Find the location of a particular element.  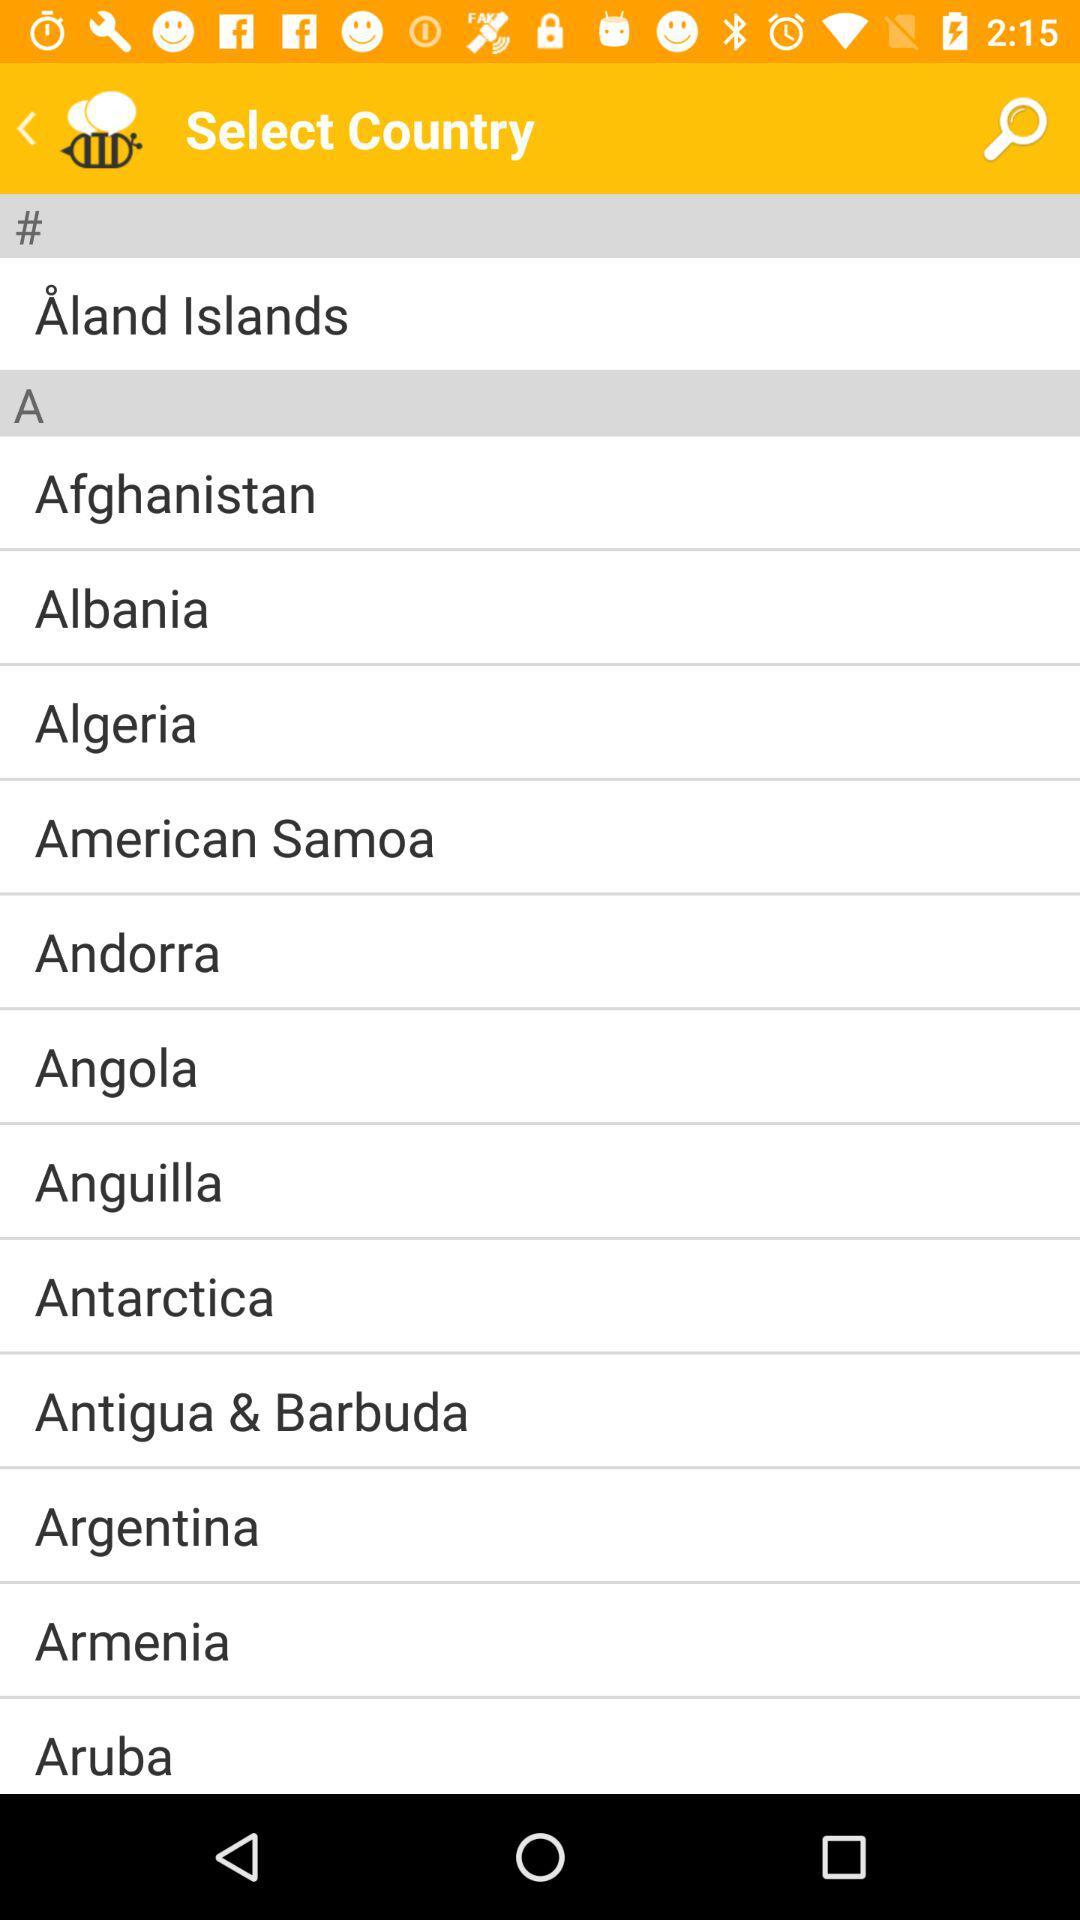

andorra is located at coordinates (127, 950).